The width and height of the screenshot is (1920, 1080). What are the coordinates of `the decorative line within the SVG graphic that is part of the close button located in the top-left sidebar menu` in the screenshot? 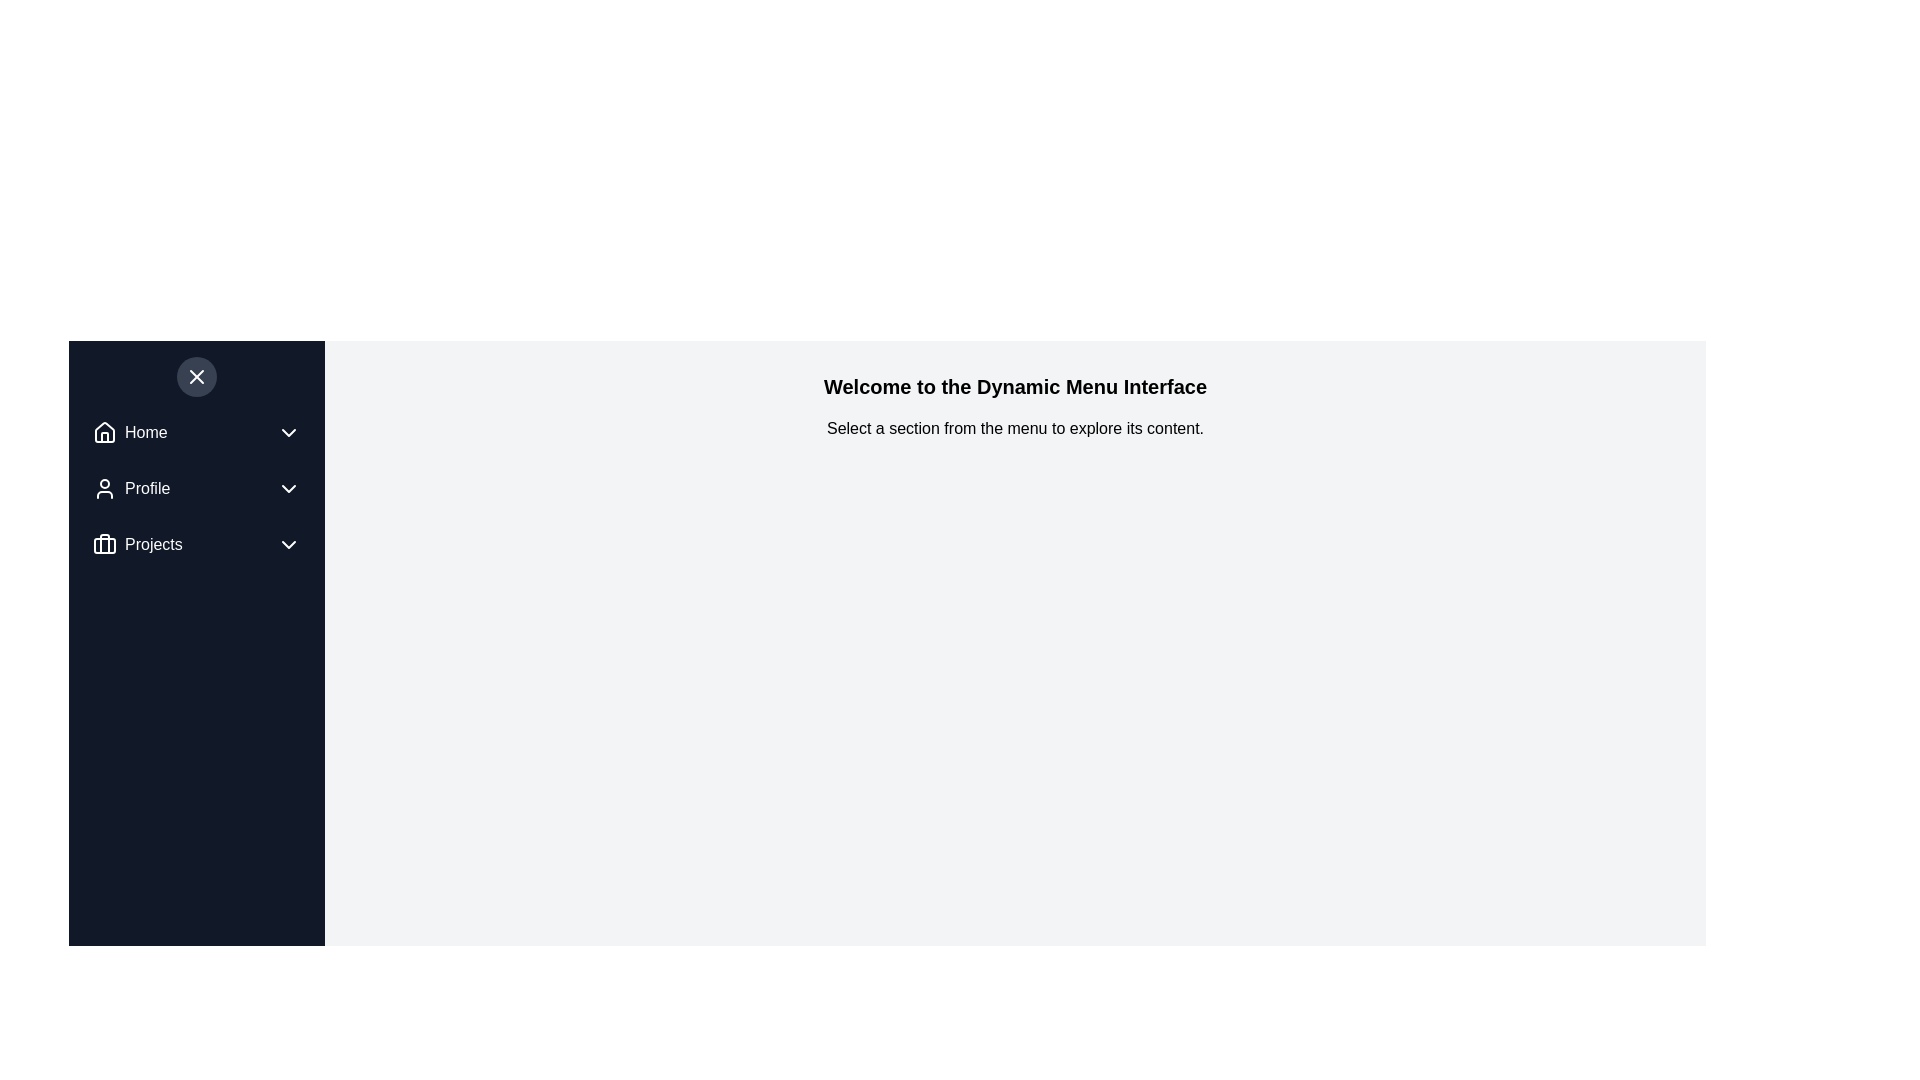 It's located at (196, 377).